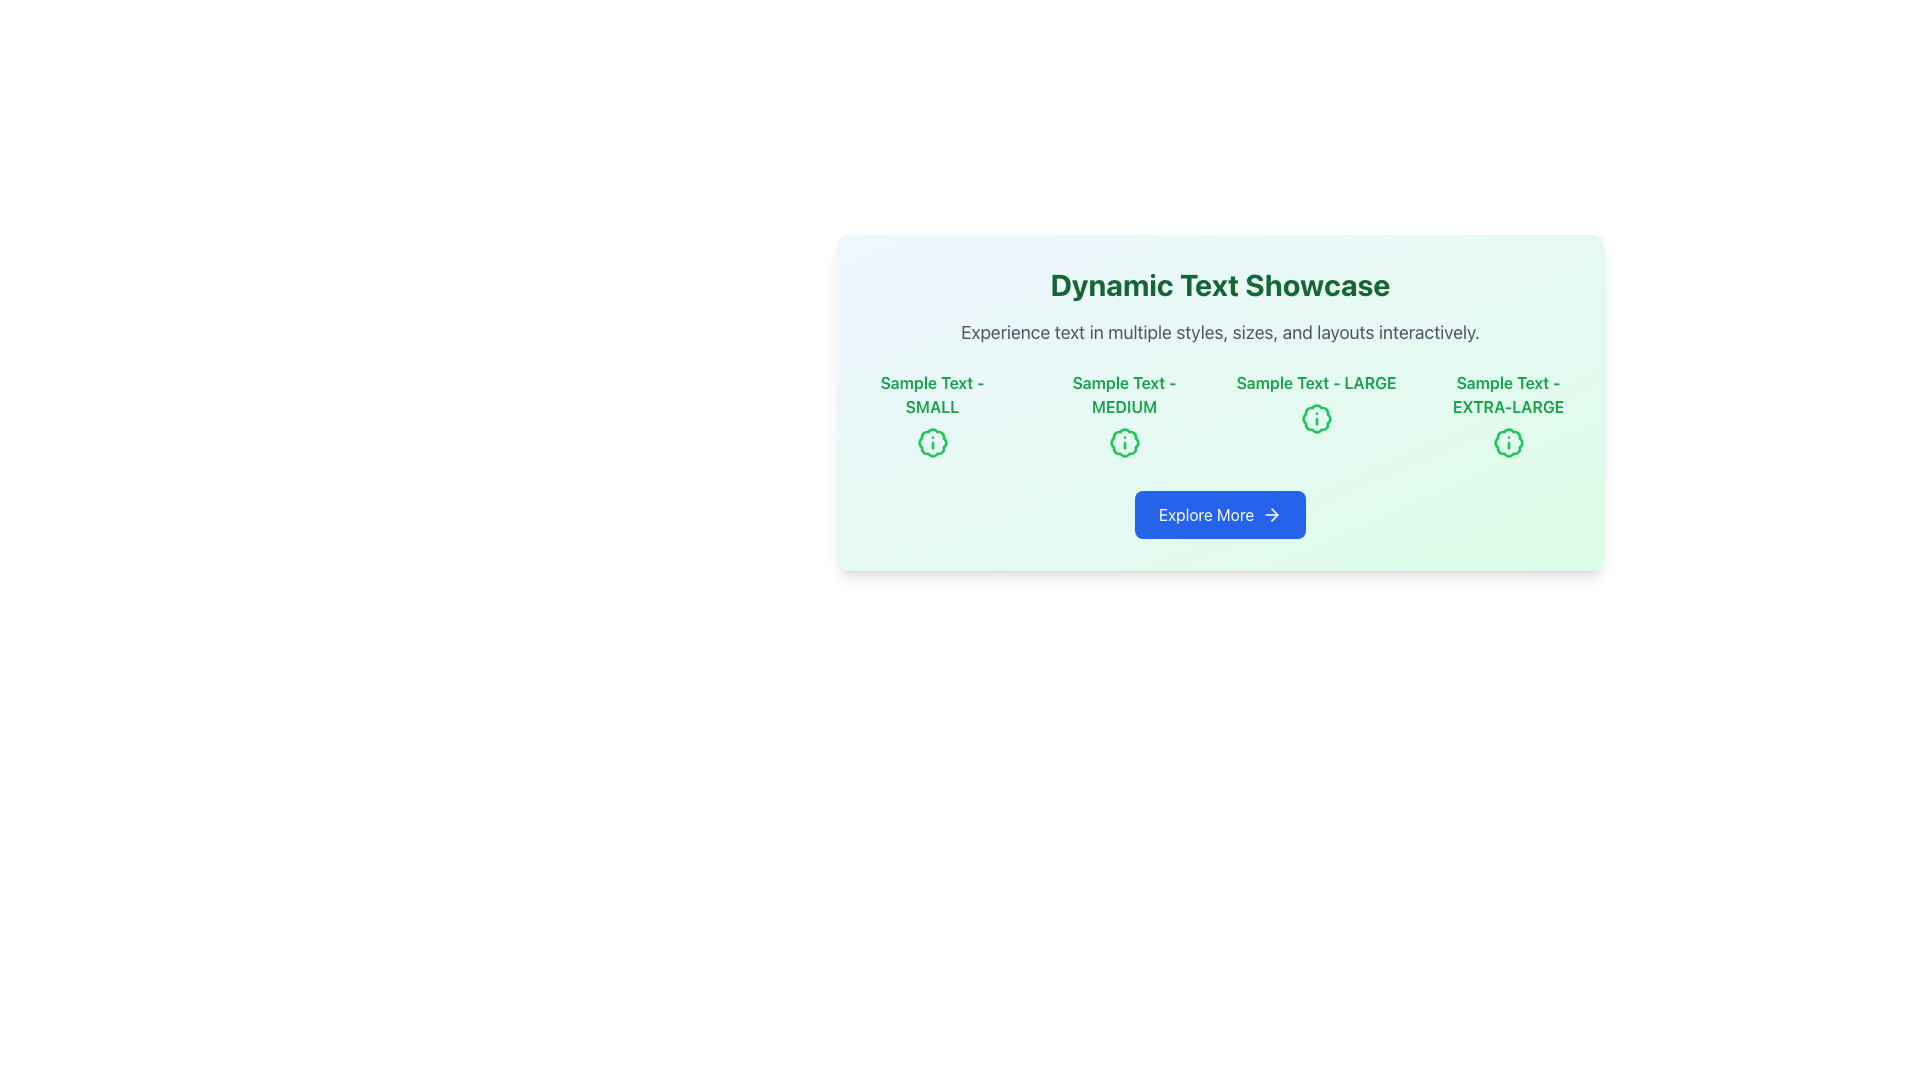 This screenshot has width=1920, height=1080. What do you see at coordinates (1316, 414) in the screenshot?
I see `the green badge icon located below the text 'Sample Text - LARGE' in the composite element` at bounding box center [1316, 414].